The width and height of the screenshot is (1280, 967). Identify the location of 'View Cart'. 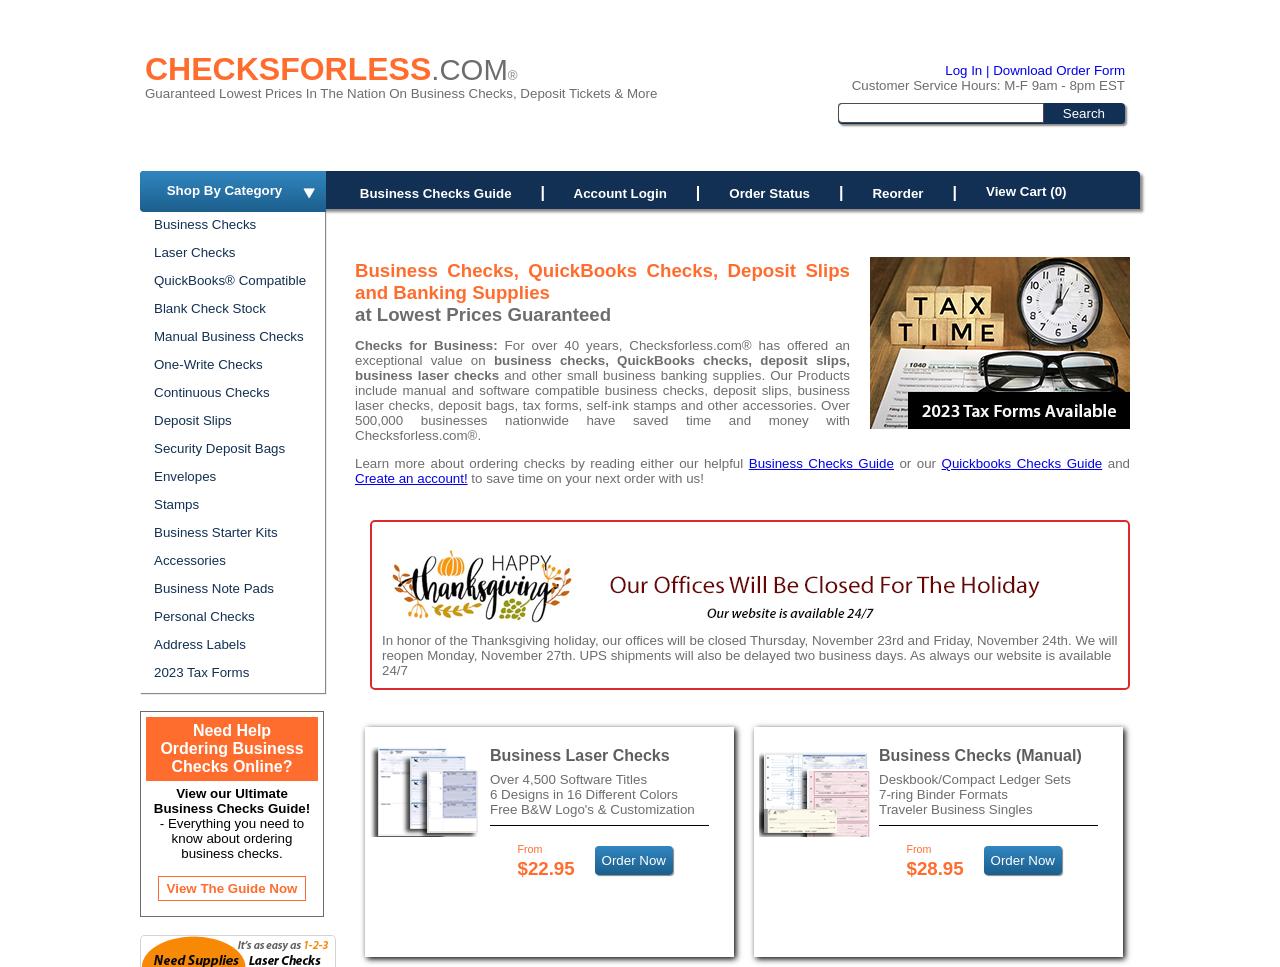
(1017, 190).